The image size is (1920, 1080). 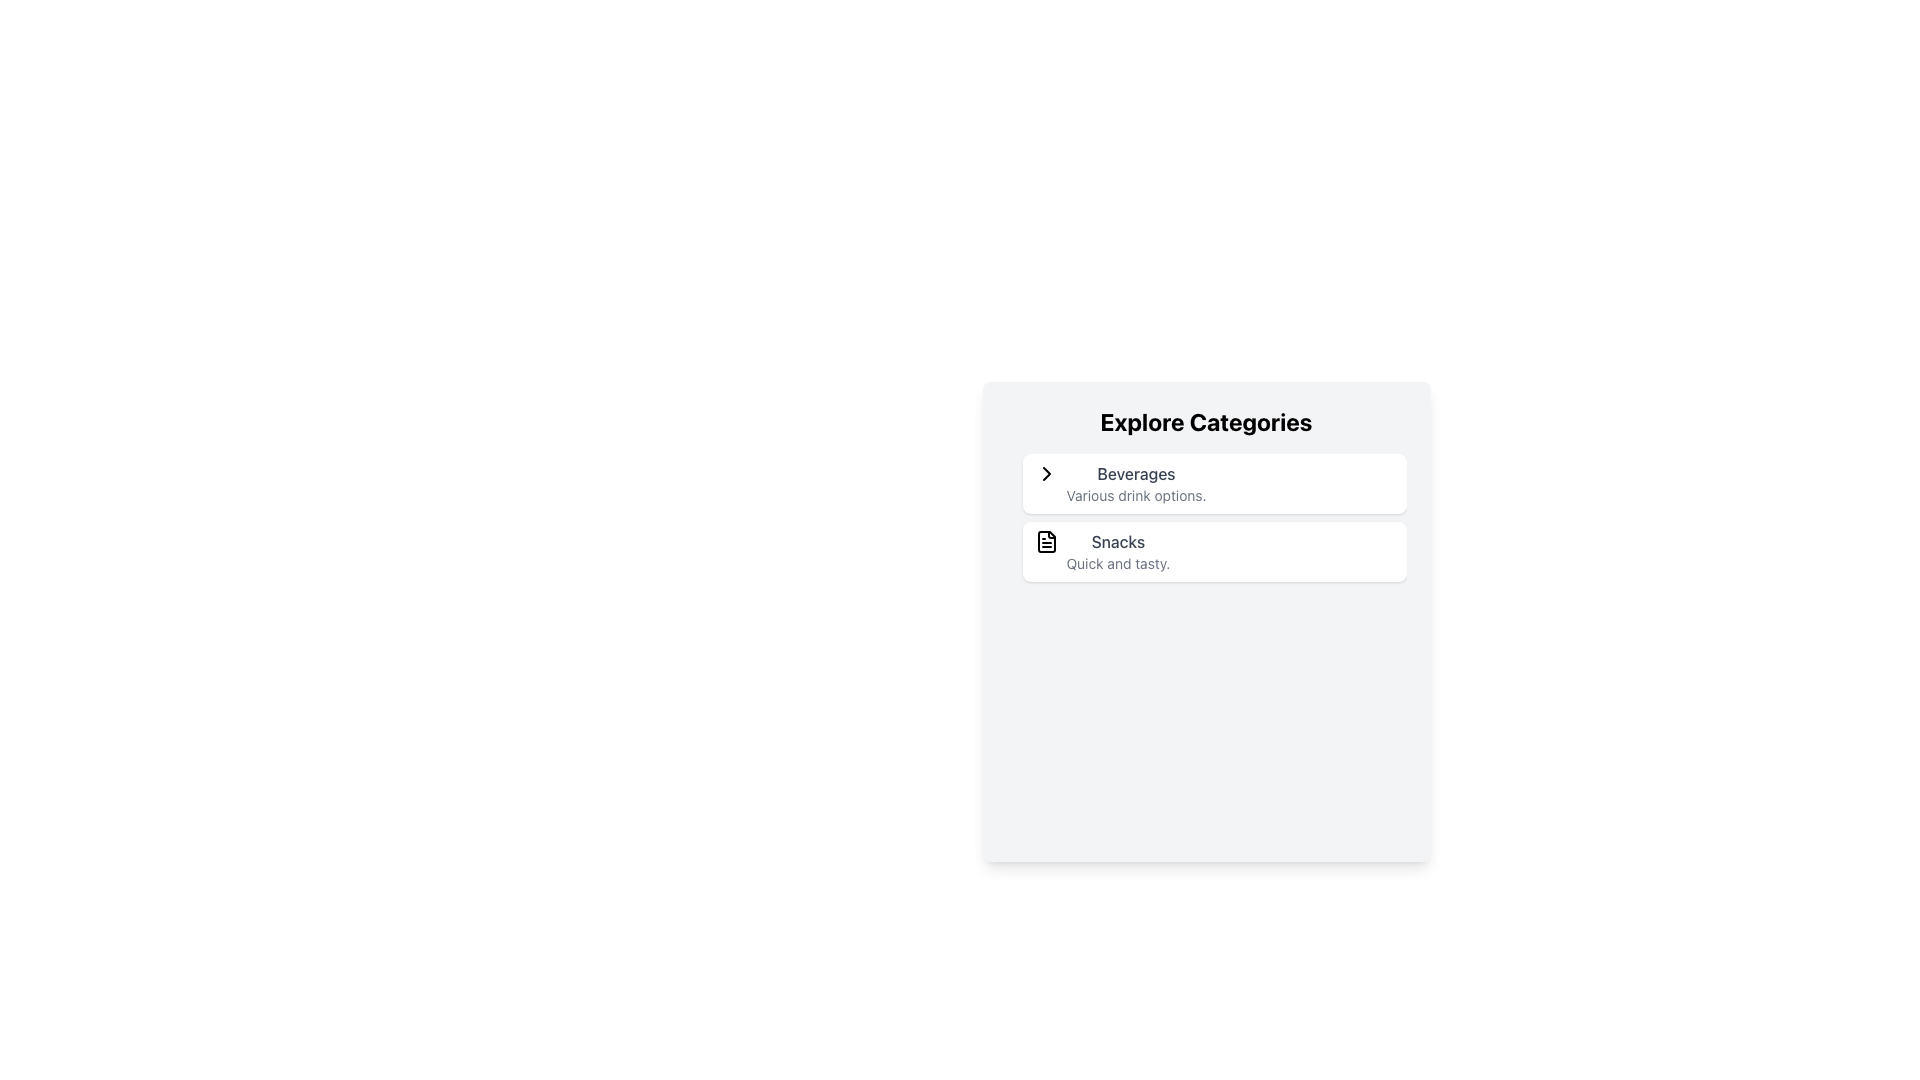 I want to click on the Text Block that displays the title and subtitle of the 'Snacks' category, located in the second category item of the vertically-stacked list labeled 'Explore Categories', below 'Beverages', so click(x=1117, y=551).